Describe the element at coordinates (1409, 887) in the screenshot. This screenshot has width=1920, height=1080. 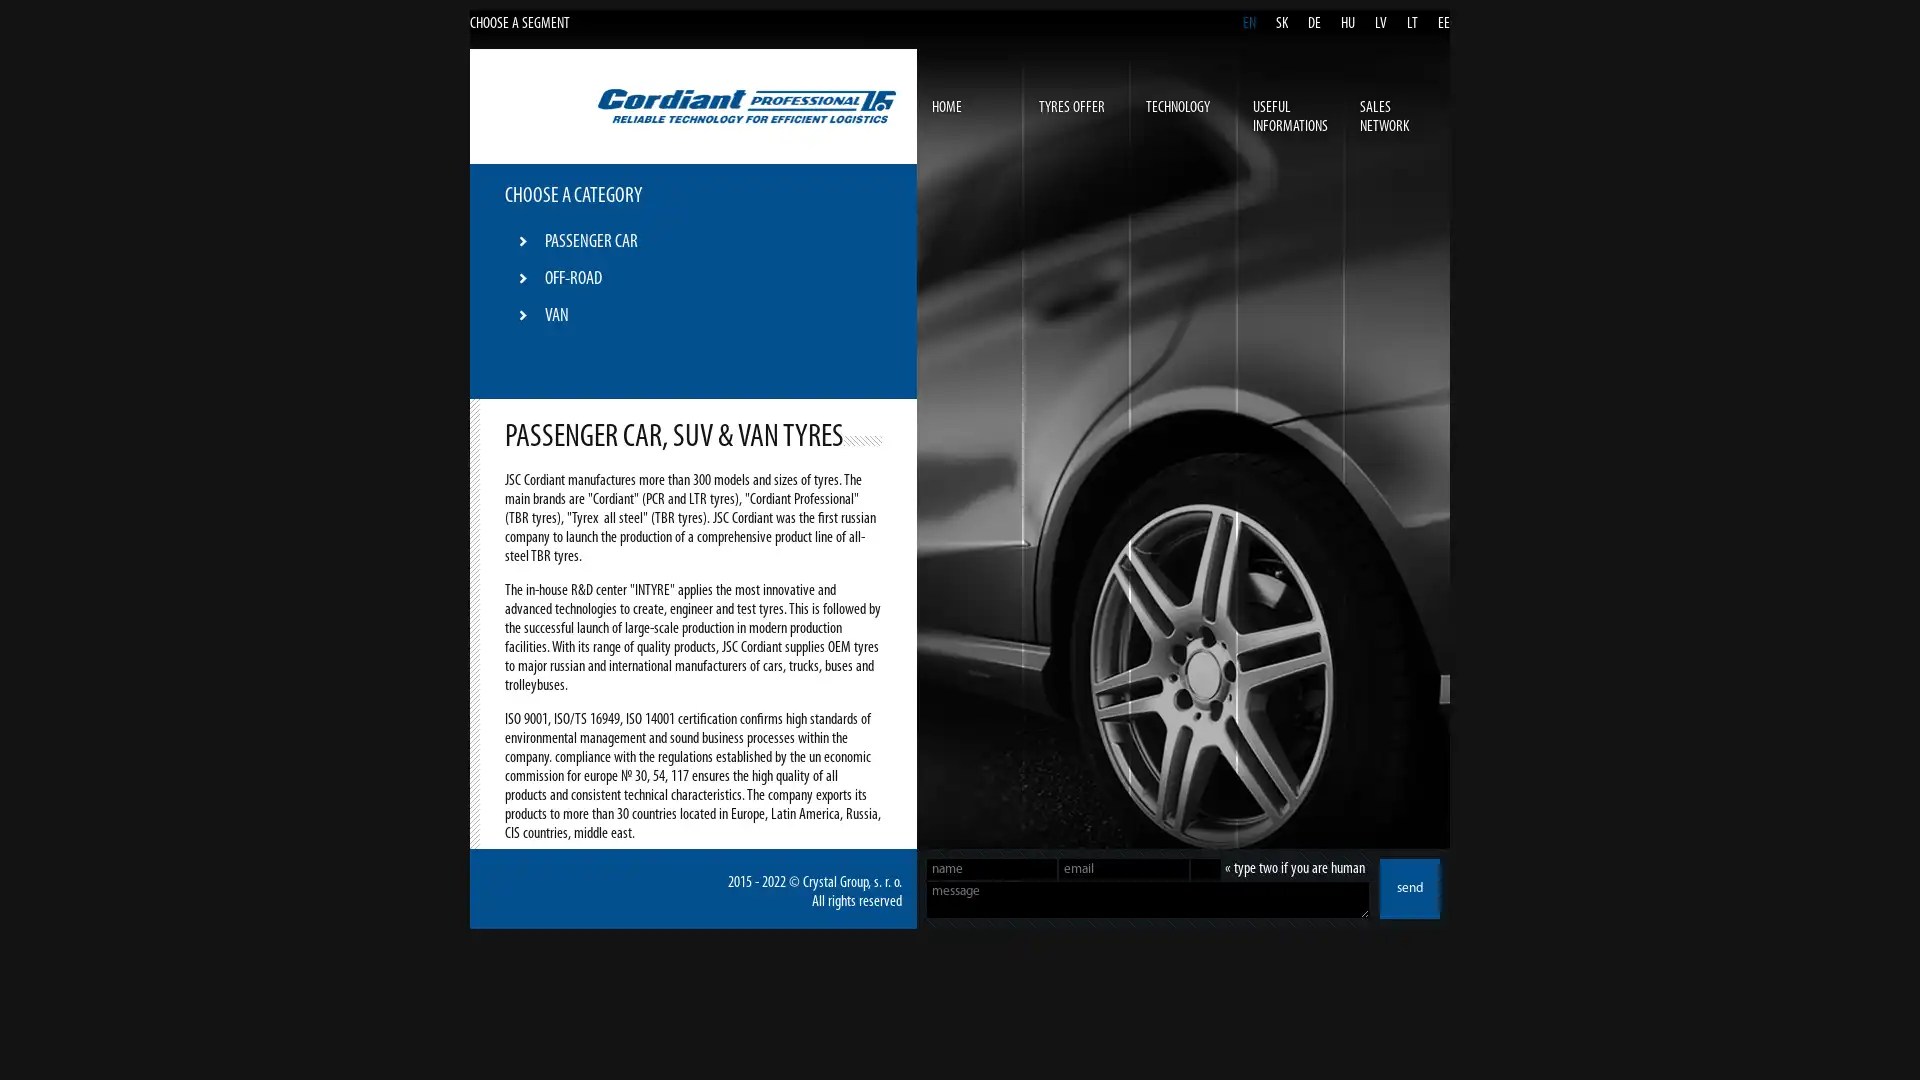
I see `send` at that location.